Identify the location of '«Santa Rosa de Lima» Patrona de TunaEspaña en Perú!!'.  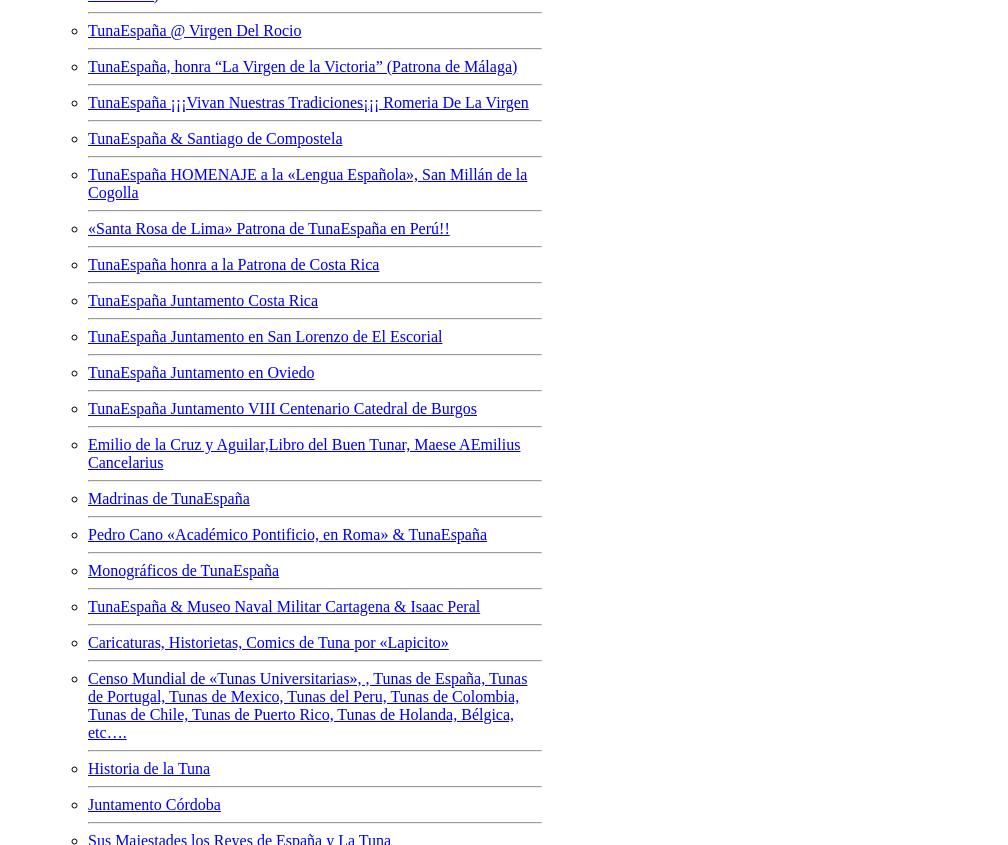
(268, 226).